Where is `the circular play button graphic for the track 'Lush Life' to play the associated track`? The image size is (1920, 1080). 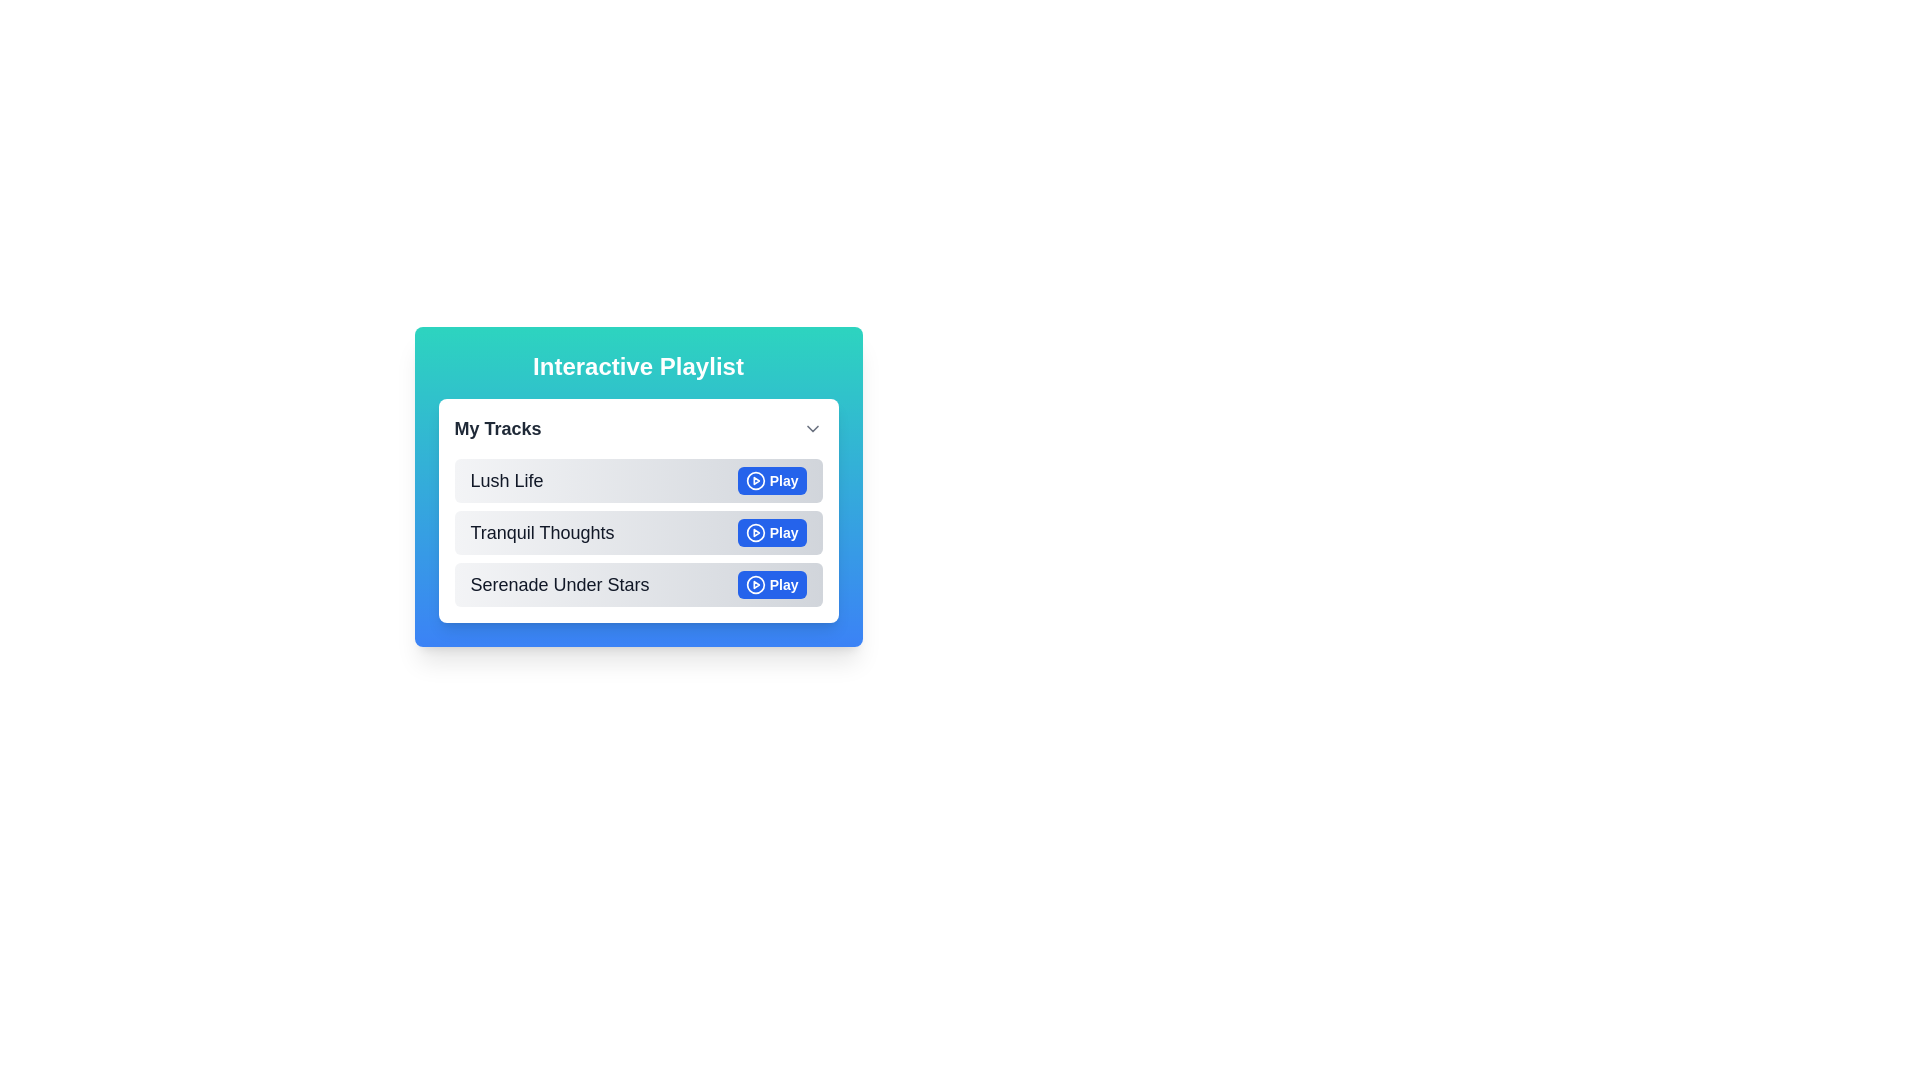
the circular play button graphic for the track 'Lush Life' to play the associated track is located at coordinates (754, 481).